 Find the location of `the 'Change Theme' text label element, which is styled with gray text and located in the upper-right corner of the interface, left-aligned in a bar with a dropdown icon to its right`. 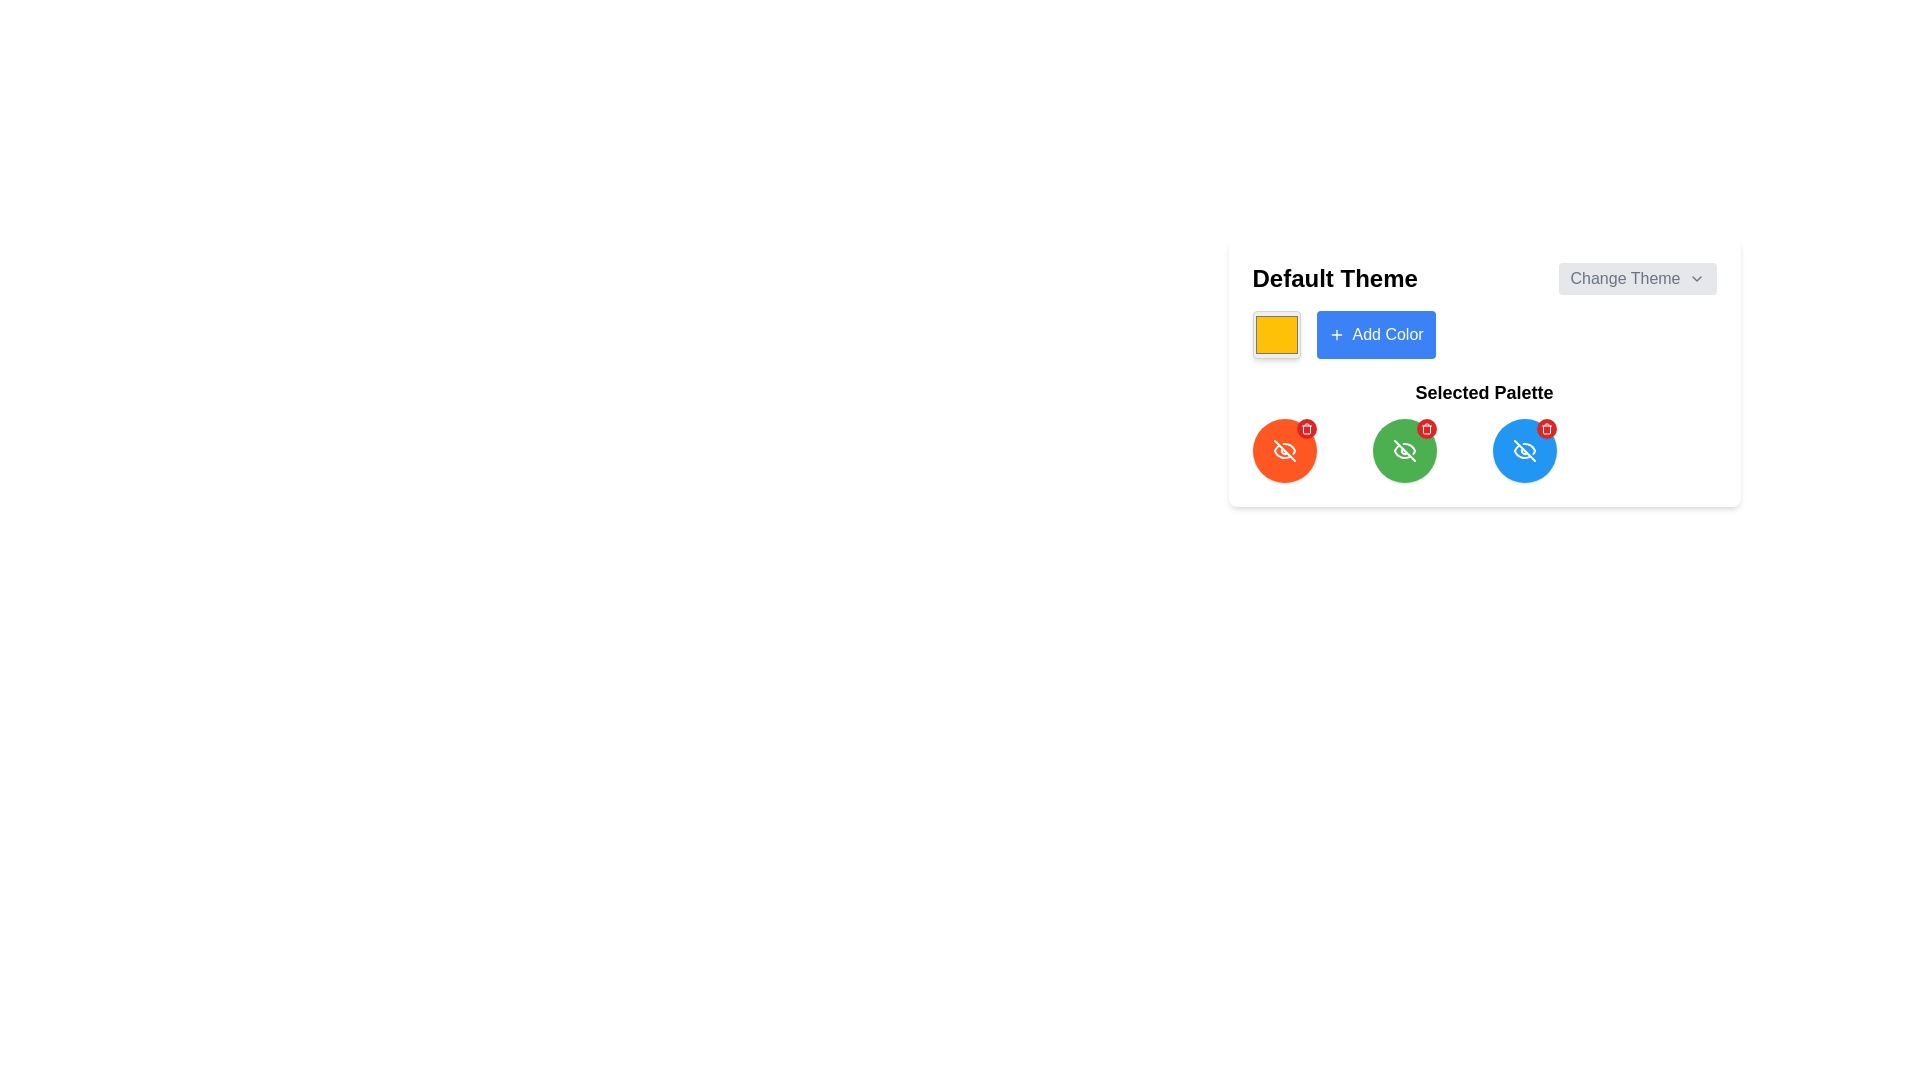

the 'Change Theme' text label element, which is styled with gray text and located in the upper-right corner of the interface, left-aligned in a bar with a dropdown icon to its right is located at coordinates (1625, 278).